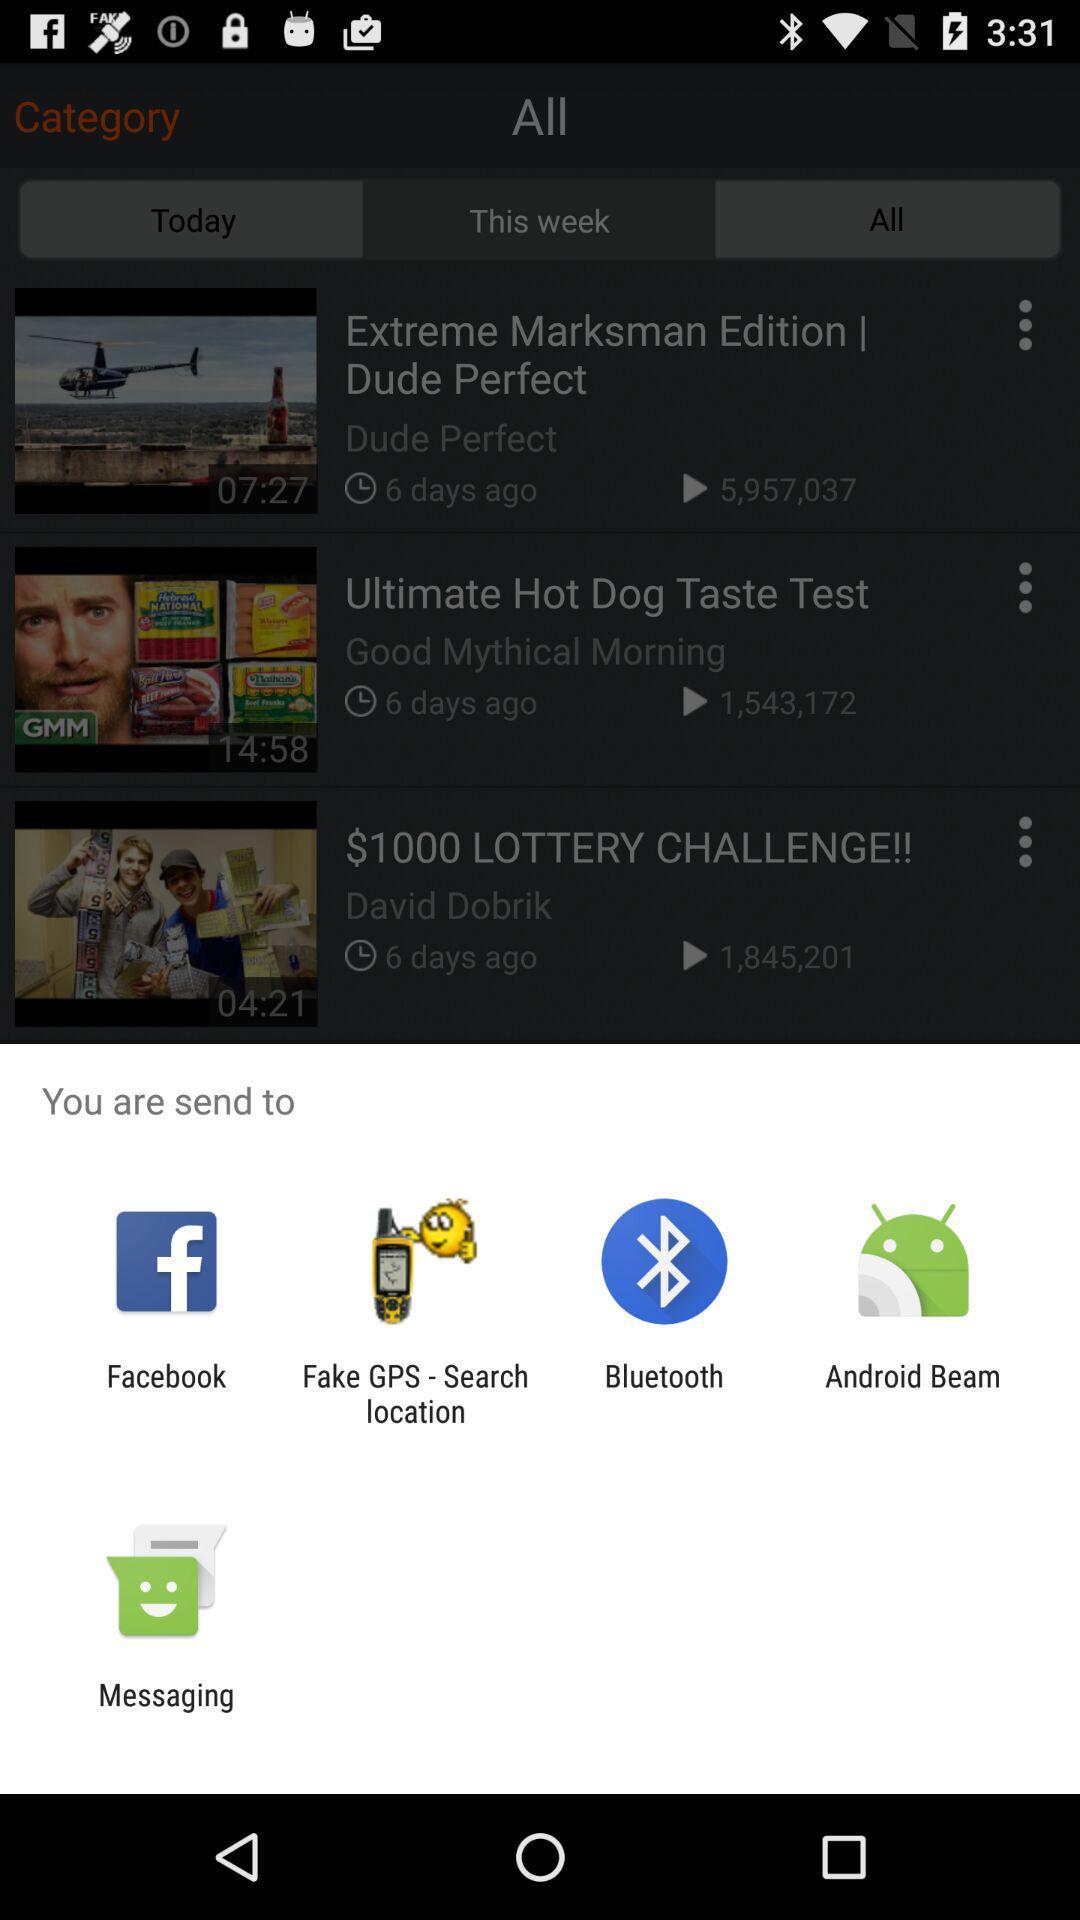 The height and width of the screenshot is (1920, 1080). I want to click on fake gps search item, so click(414, 1392).